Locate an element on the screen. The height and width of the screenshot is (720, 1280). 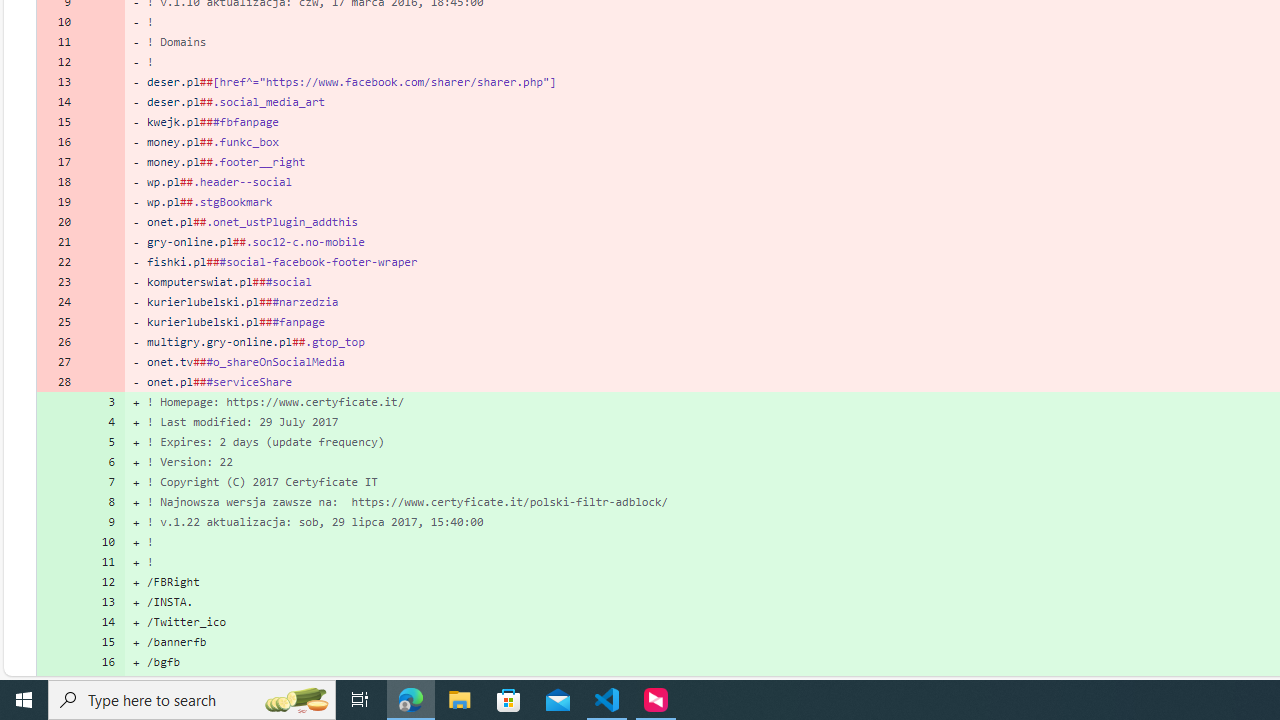
'24' is located at coordinates (58, 302).